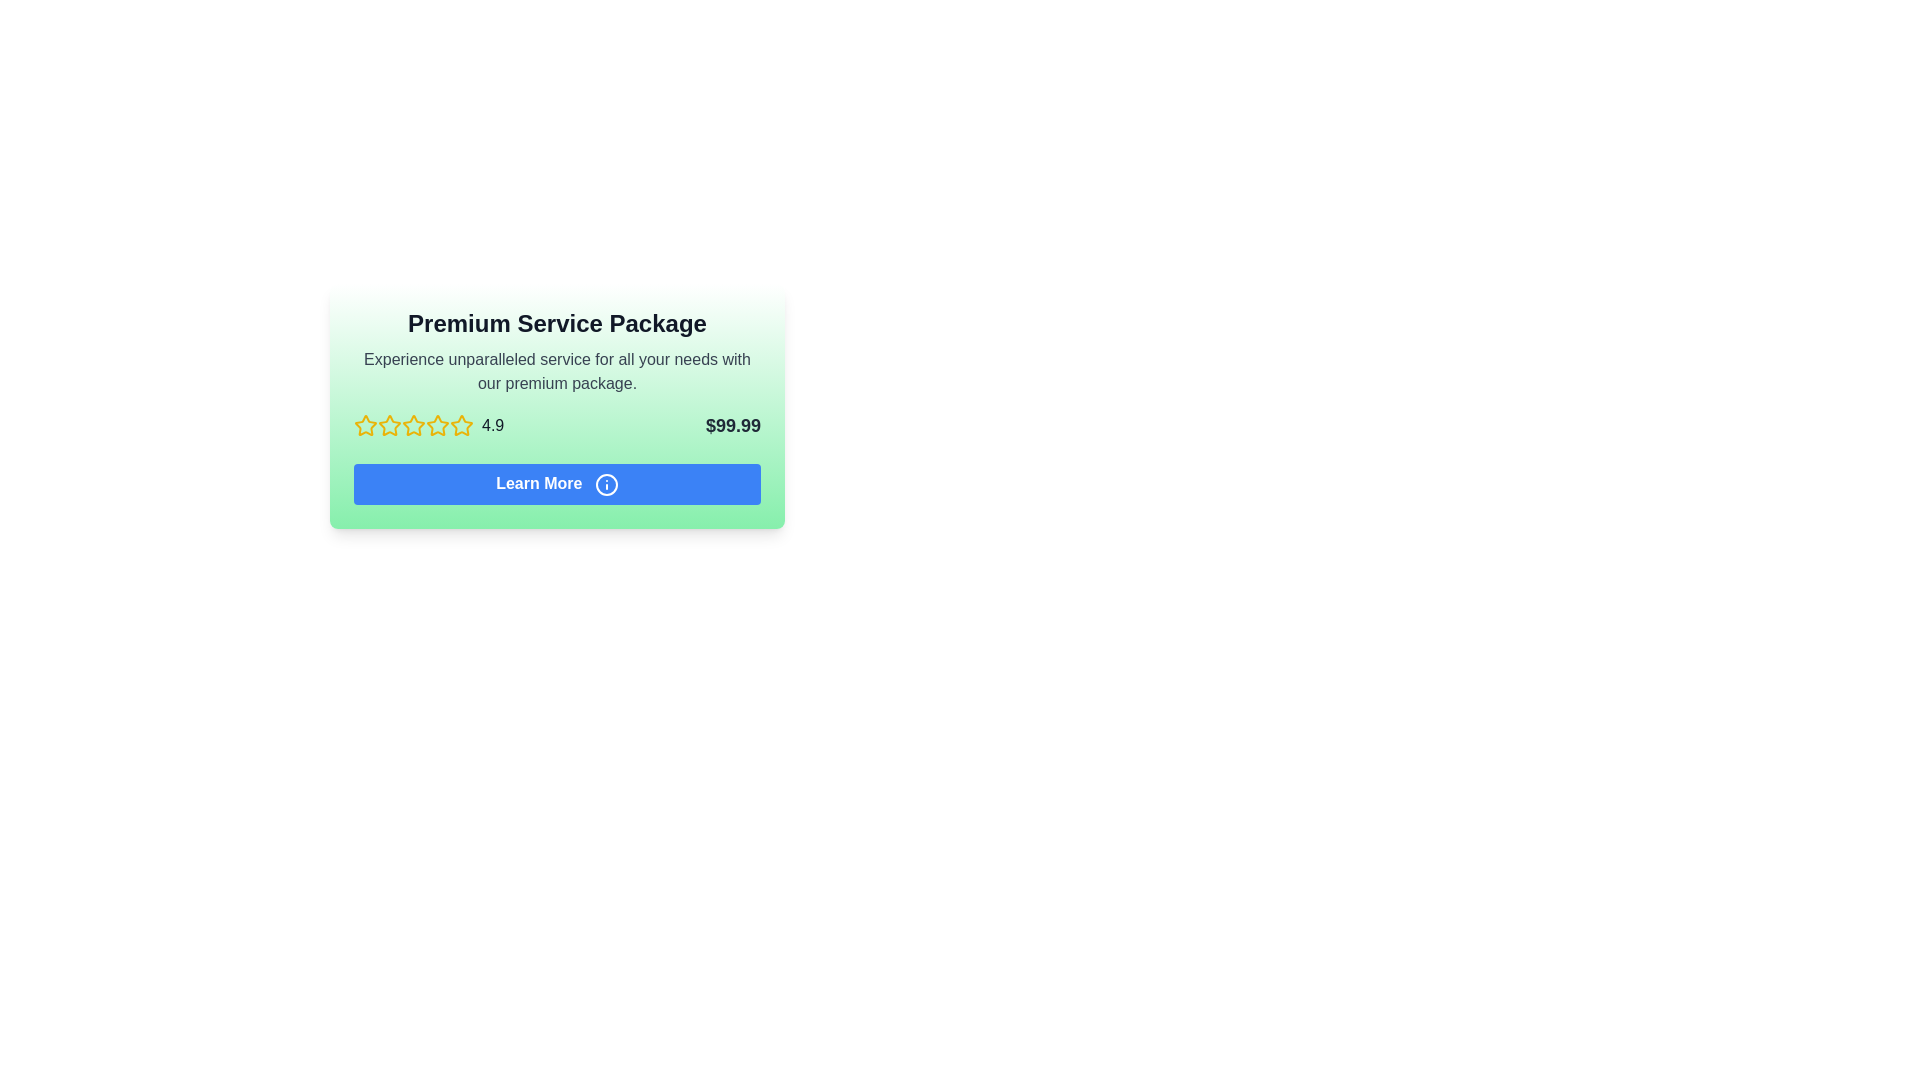 The height and width of the screenshot is (1080, 1920). Describe the element at coordinates (436, 424) in the screenshot. I see `the sixth star icon with a yellow outline in the rating component located beneath the 'Premium Service Package' header` at that location.